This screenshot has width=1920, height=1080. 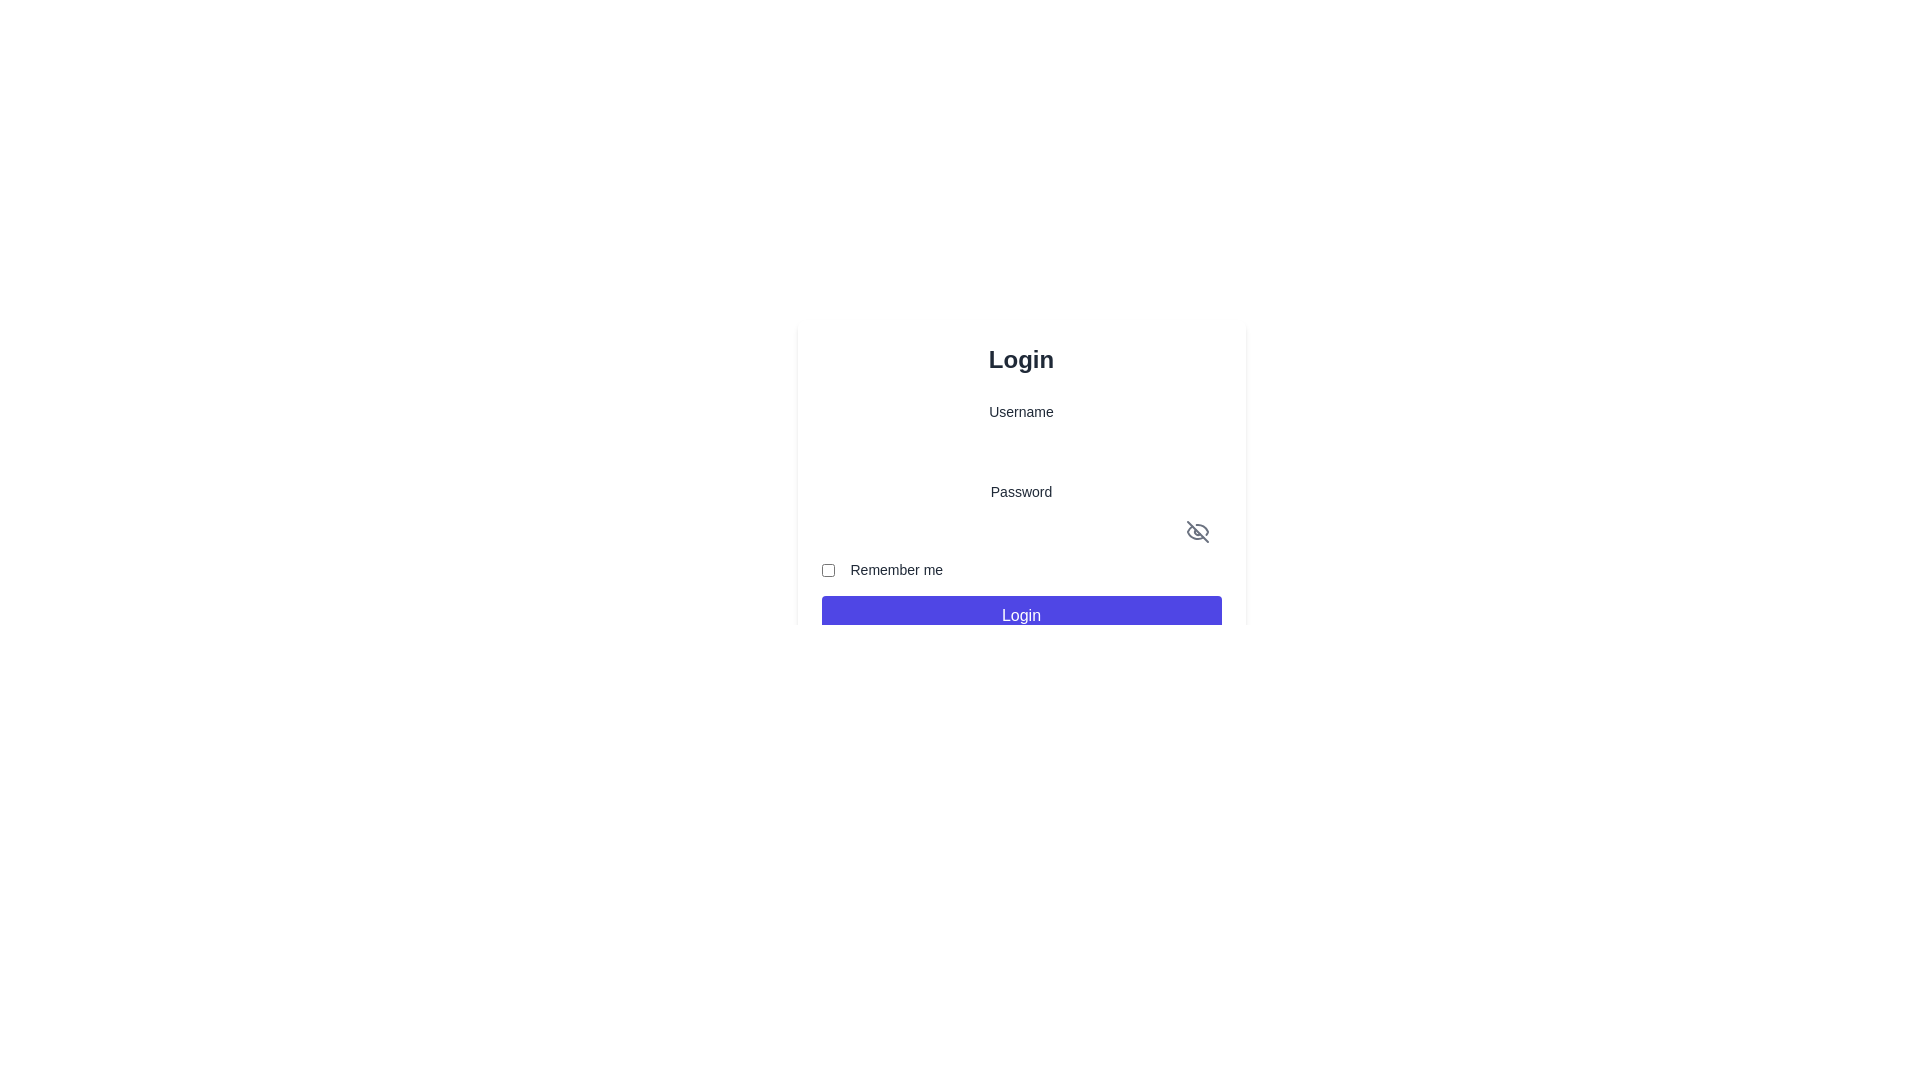 I want to click on the 'eye off' icon button located at the bottom-right corner of the password field, so click(x=1197, y=531).